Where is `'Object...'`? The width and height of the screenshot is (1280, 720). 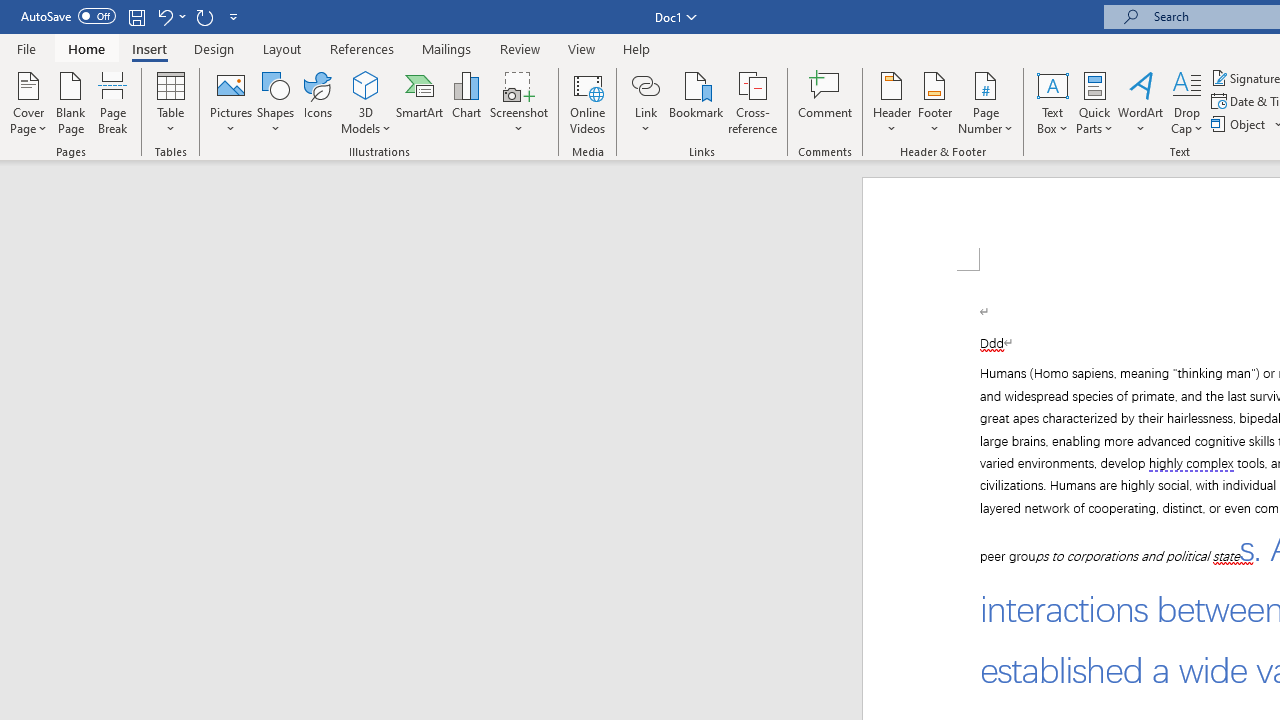 'Object...' is located at coordinates (1239, 124).